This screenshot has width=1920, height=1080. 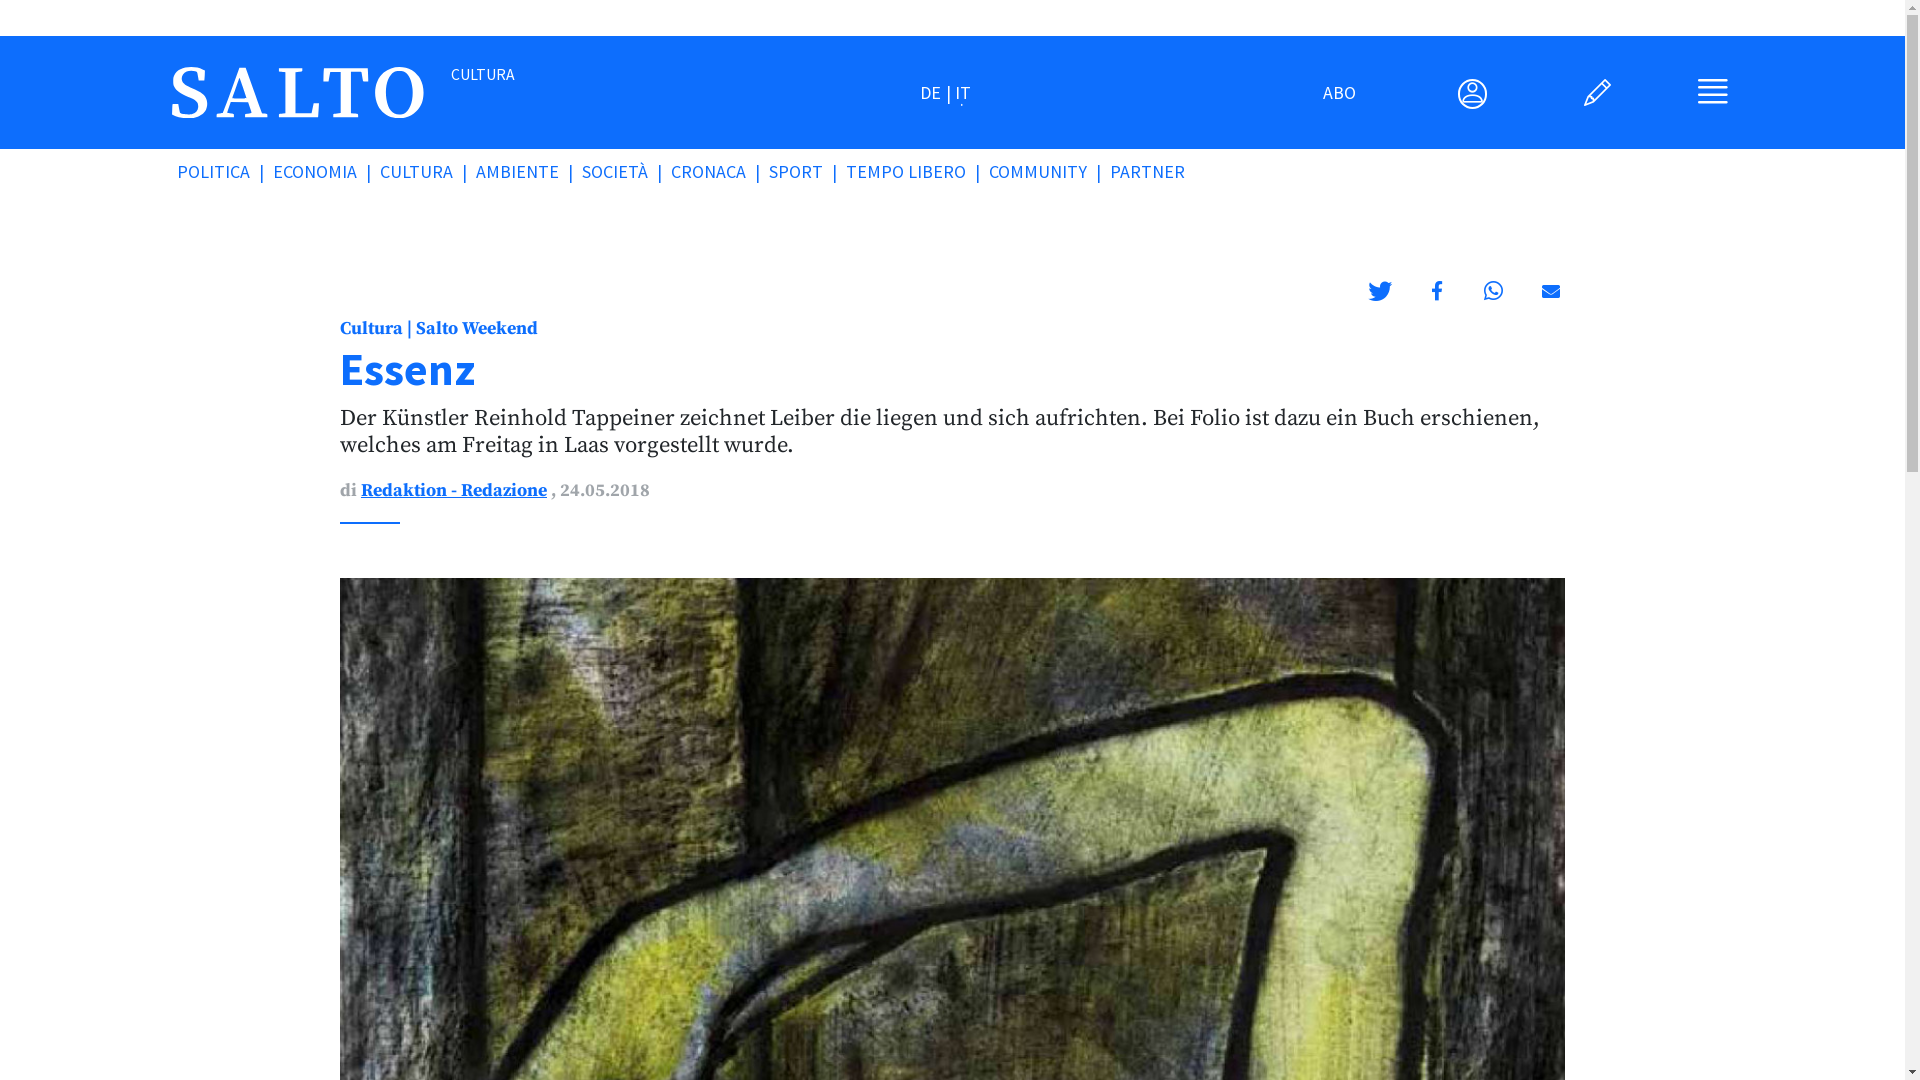 What do you see at coordinates (225, 170) in the screenshot?
I see `'POLITICA'` at bounding box center [225, 170].